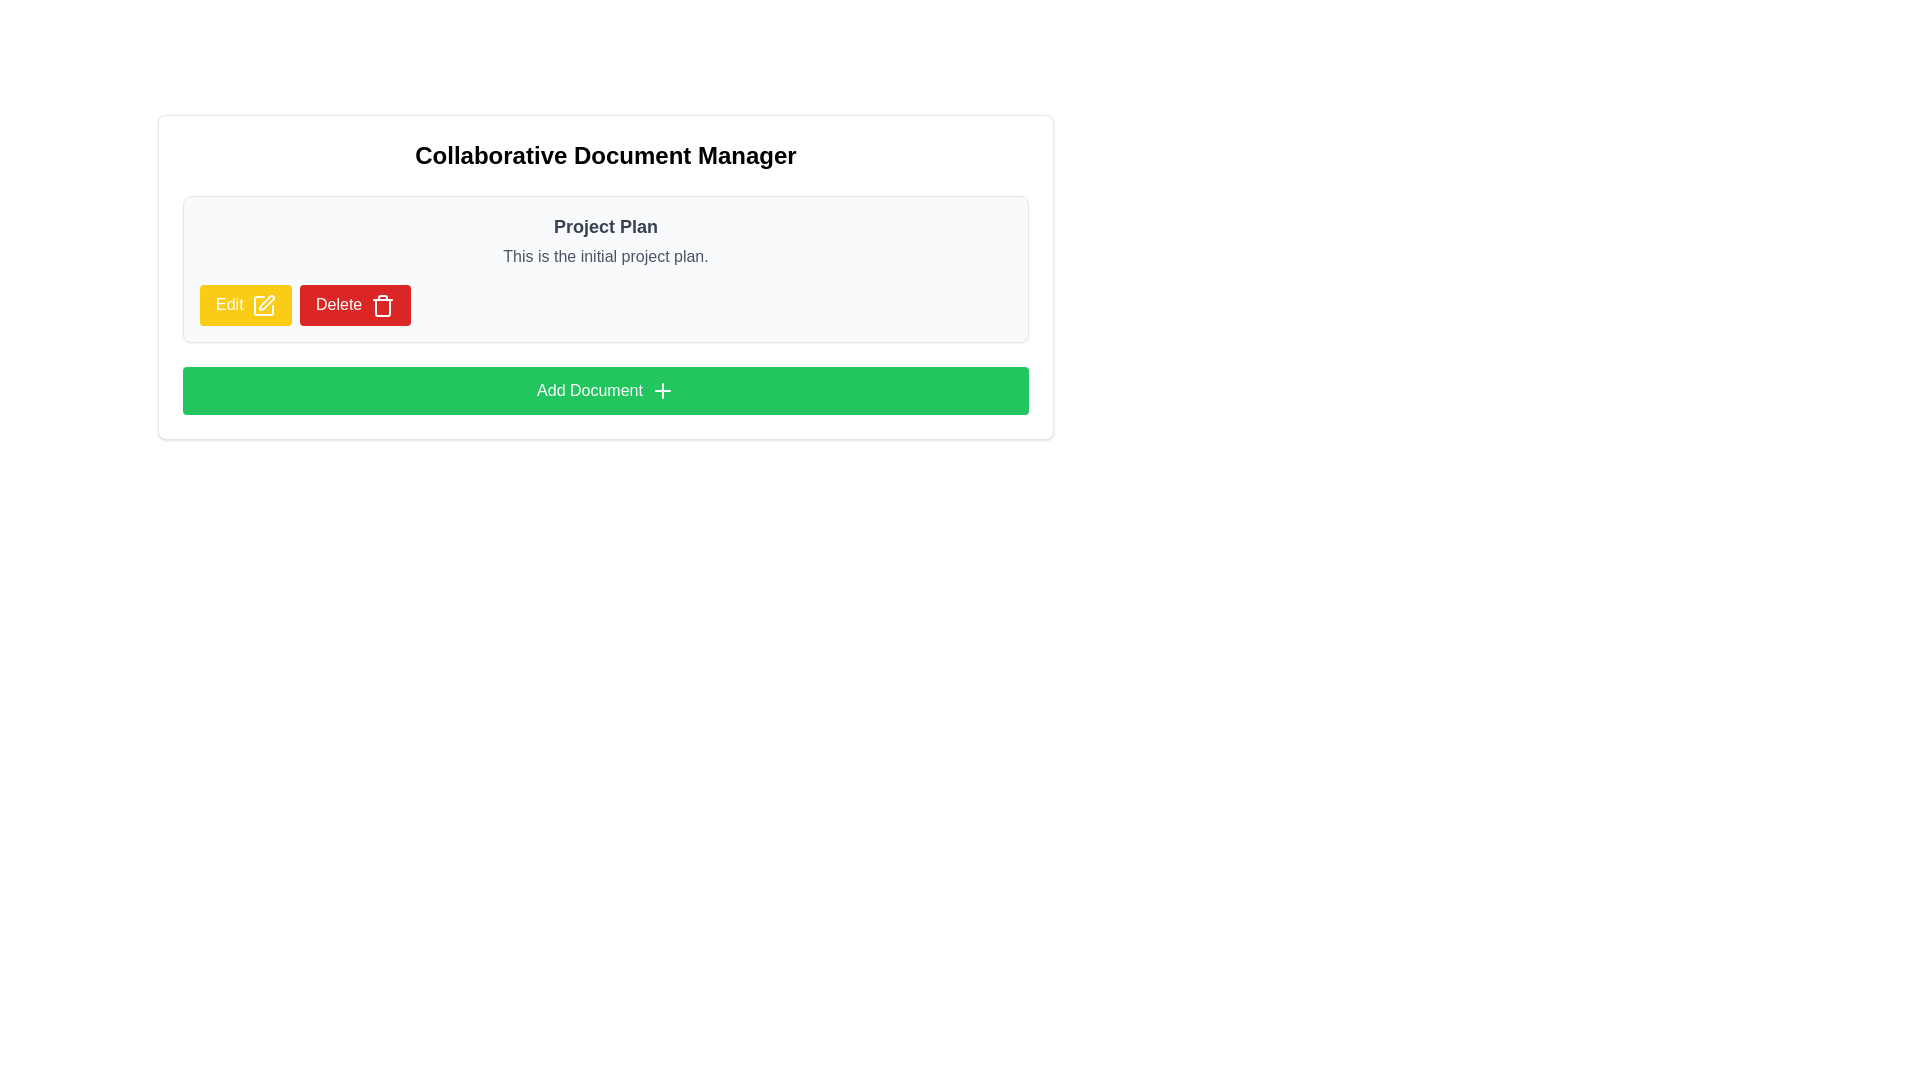 The image size is (1920, 1080). Describe the element at coordinates (263, 304) in the screenshot. I see `the small pen or pencil icon outlined within the yellow 'Edit' button` at that location.